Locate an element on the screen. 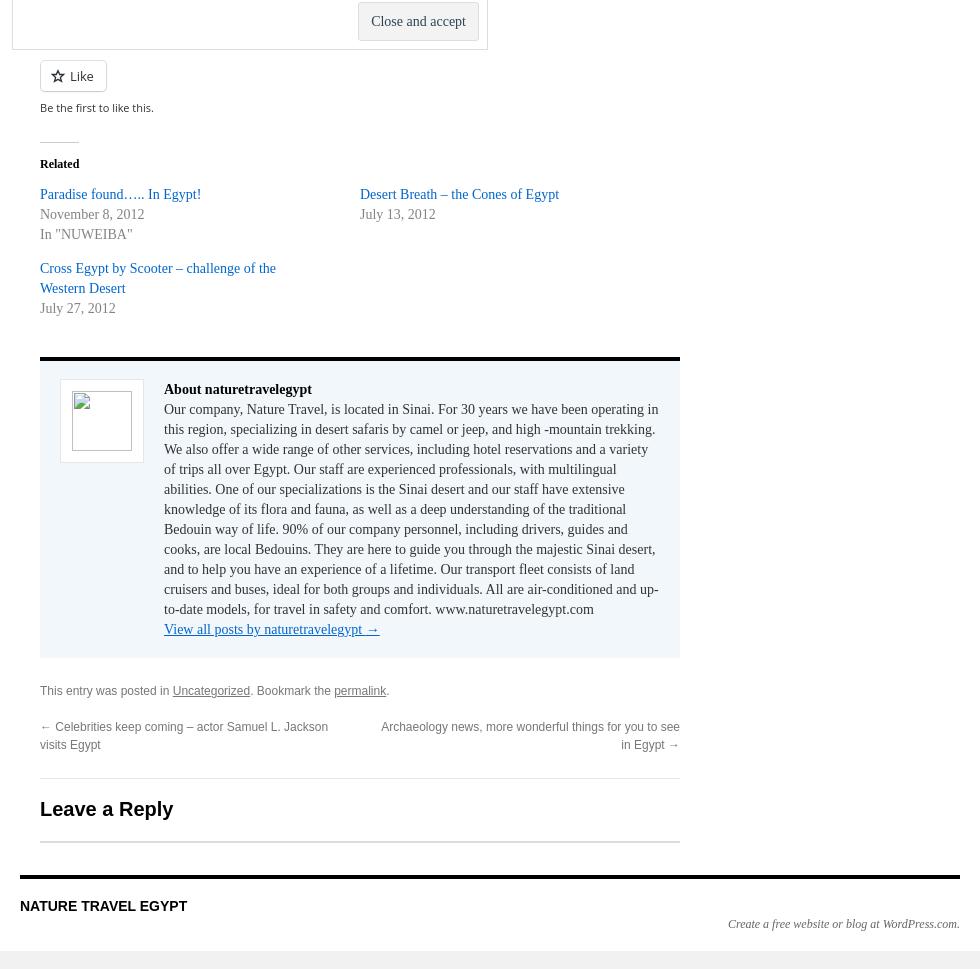 The image size is (980, 969). 'permalink' is located at coordinates (359, 689).